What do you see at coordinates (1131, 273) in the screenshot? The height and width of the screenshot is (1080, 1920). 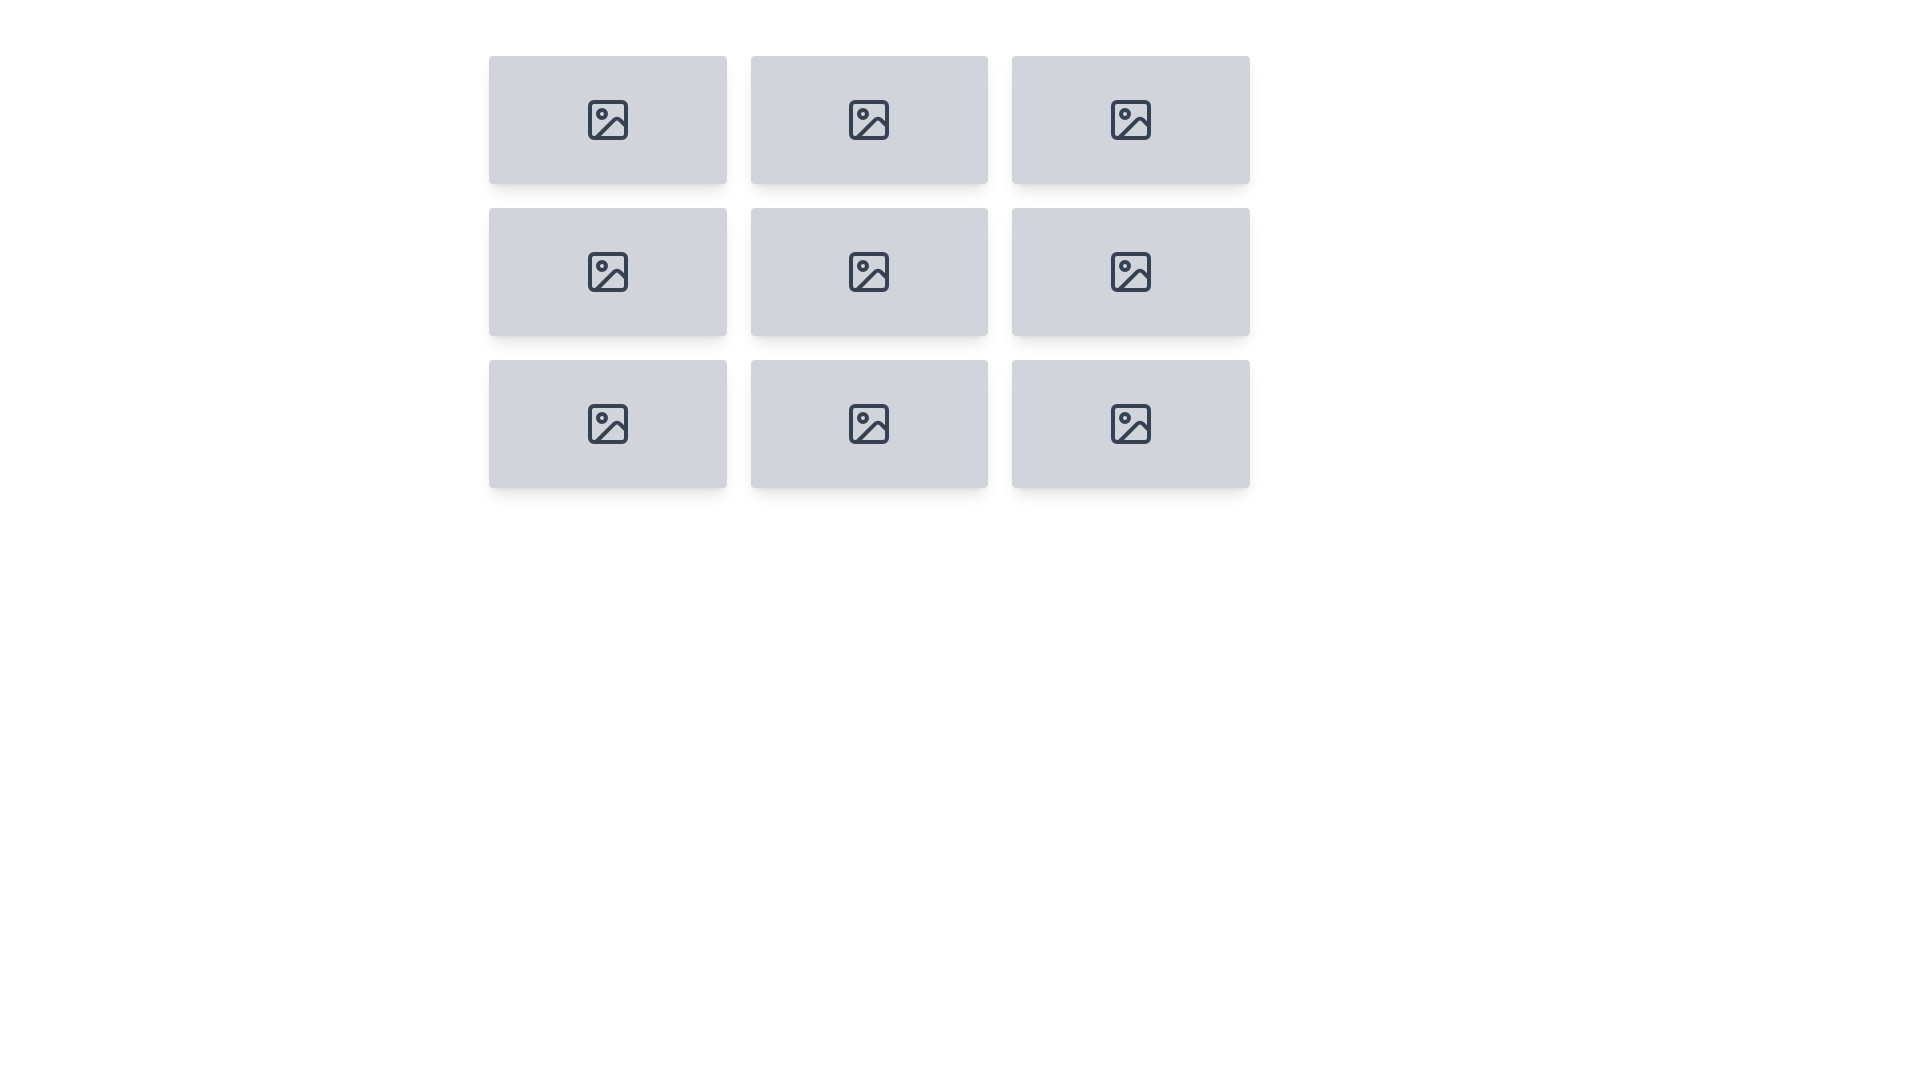 I see `the text label displaying 'Image 6', which is bold, white, and part of a description overlay on an image located at the bottom of the sixth item in a 3x3 grid layout` at bounding box center [1131, 273].